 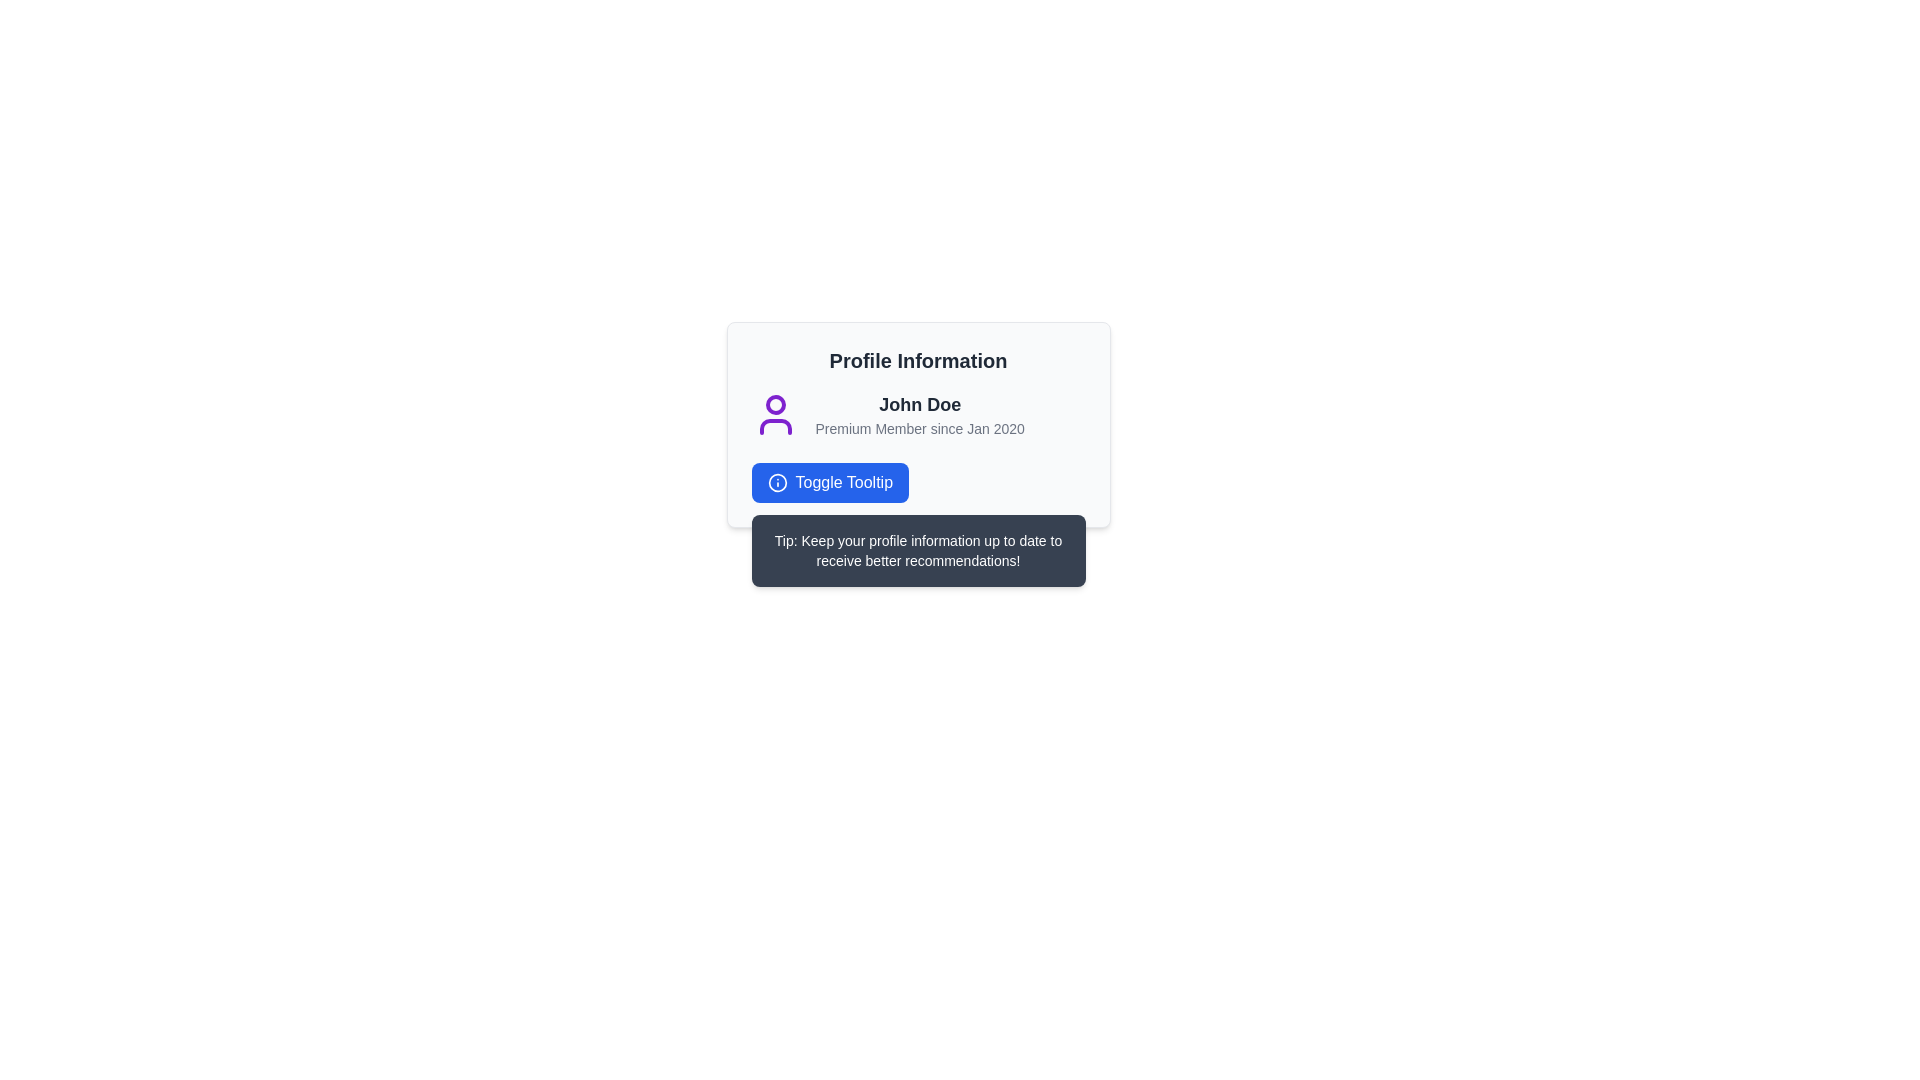 I want to click on the SVG Circle element that visually represents the user's head, which is centered above the body of the user icon, so click(x=774, y=405).